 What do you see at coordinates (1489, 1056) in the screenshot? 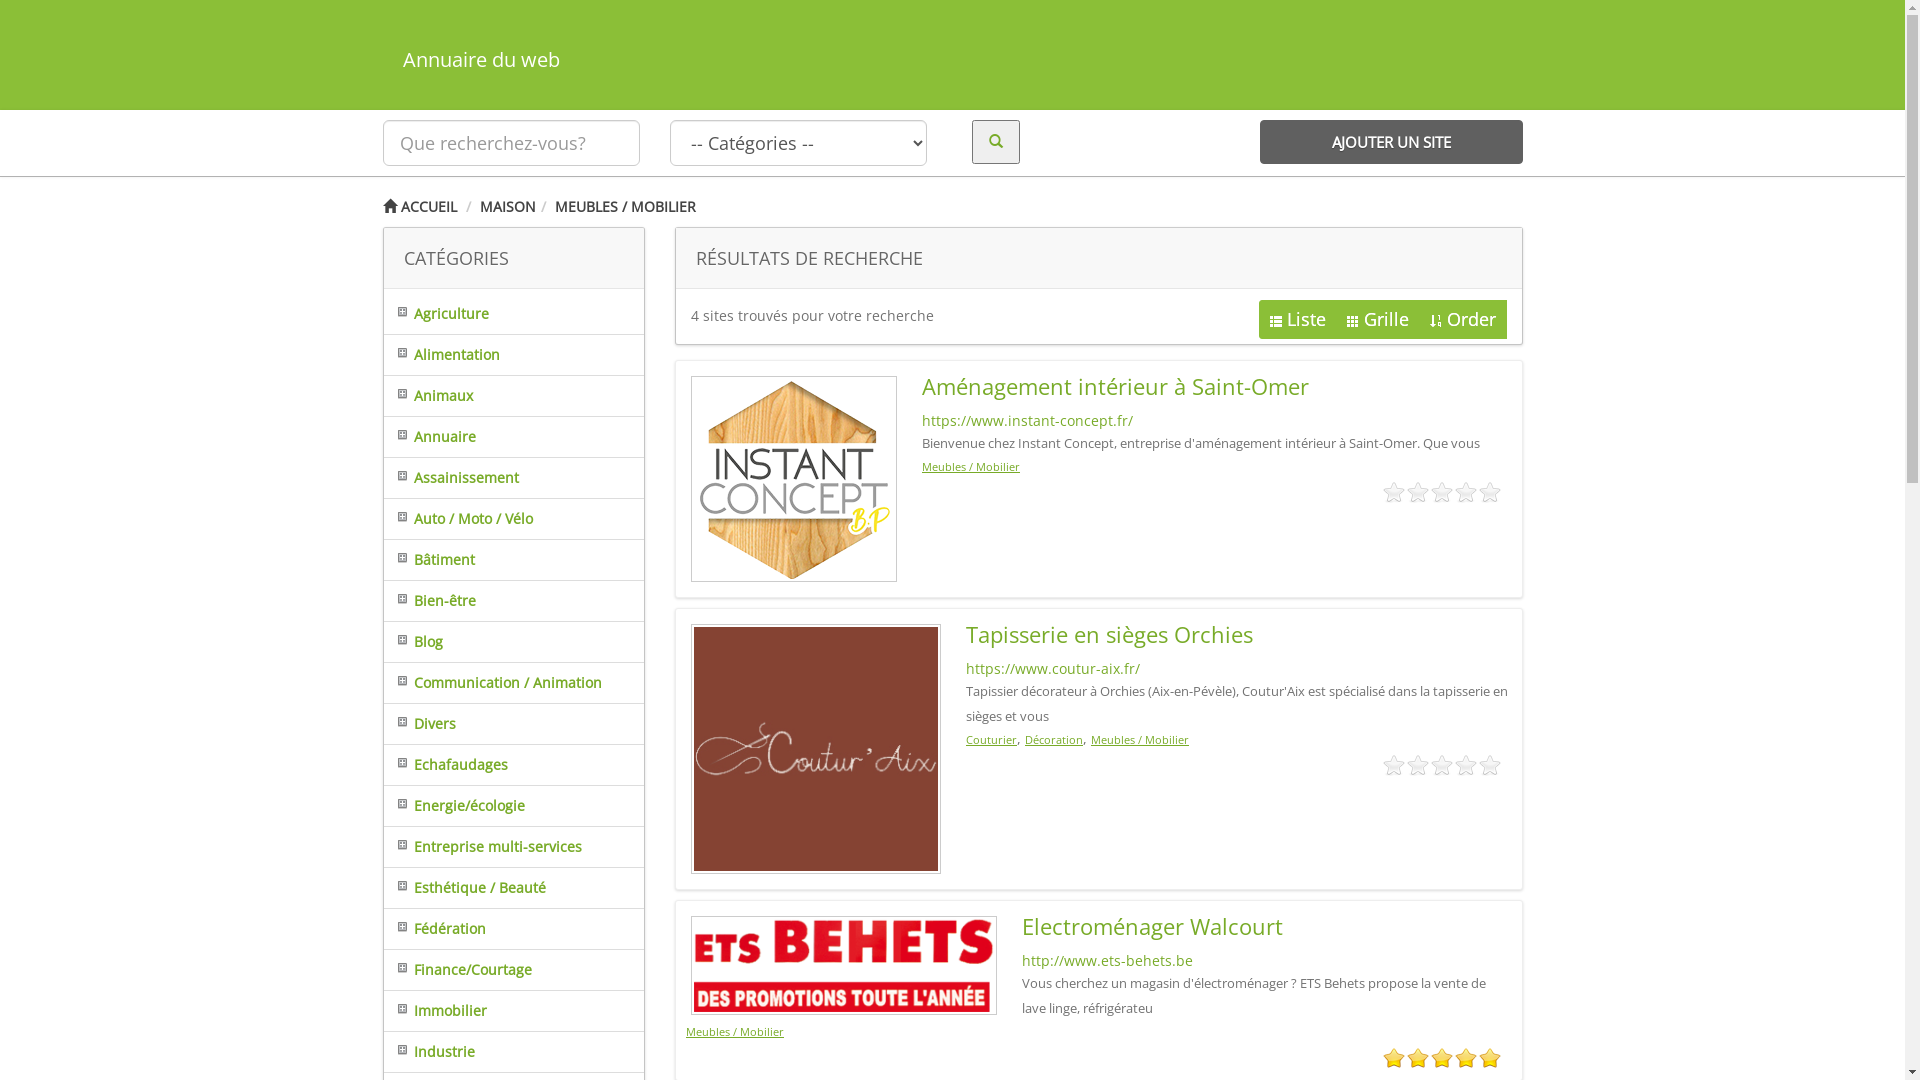
I see `'gorgeous'` at bounding box center [1489, 1056].